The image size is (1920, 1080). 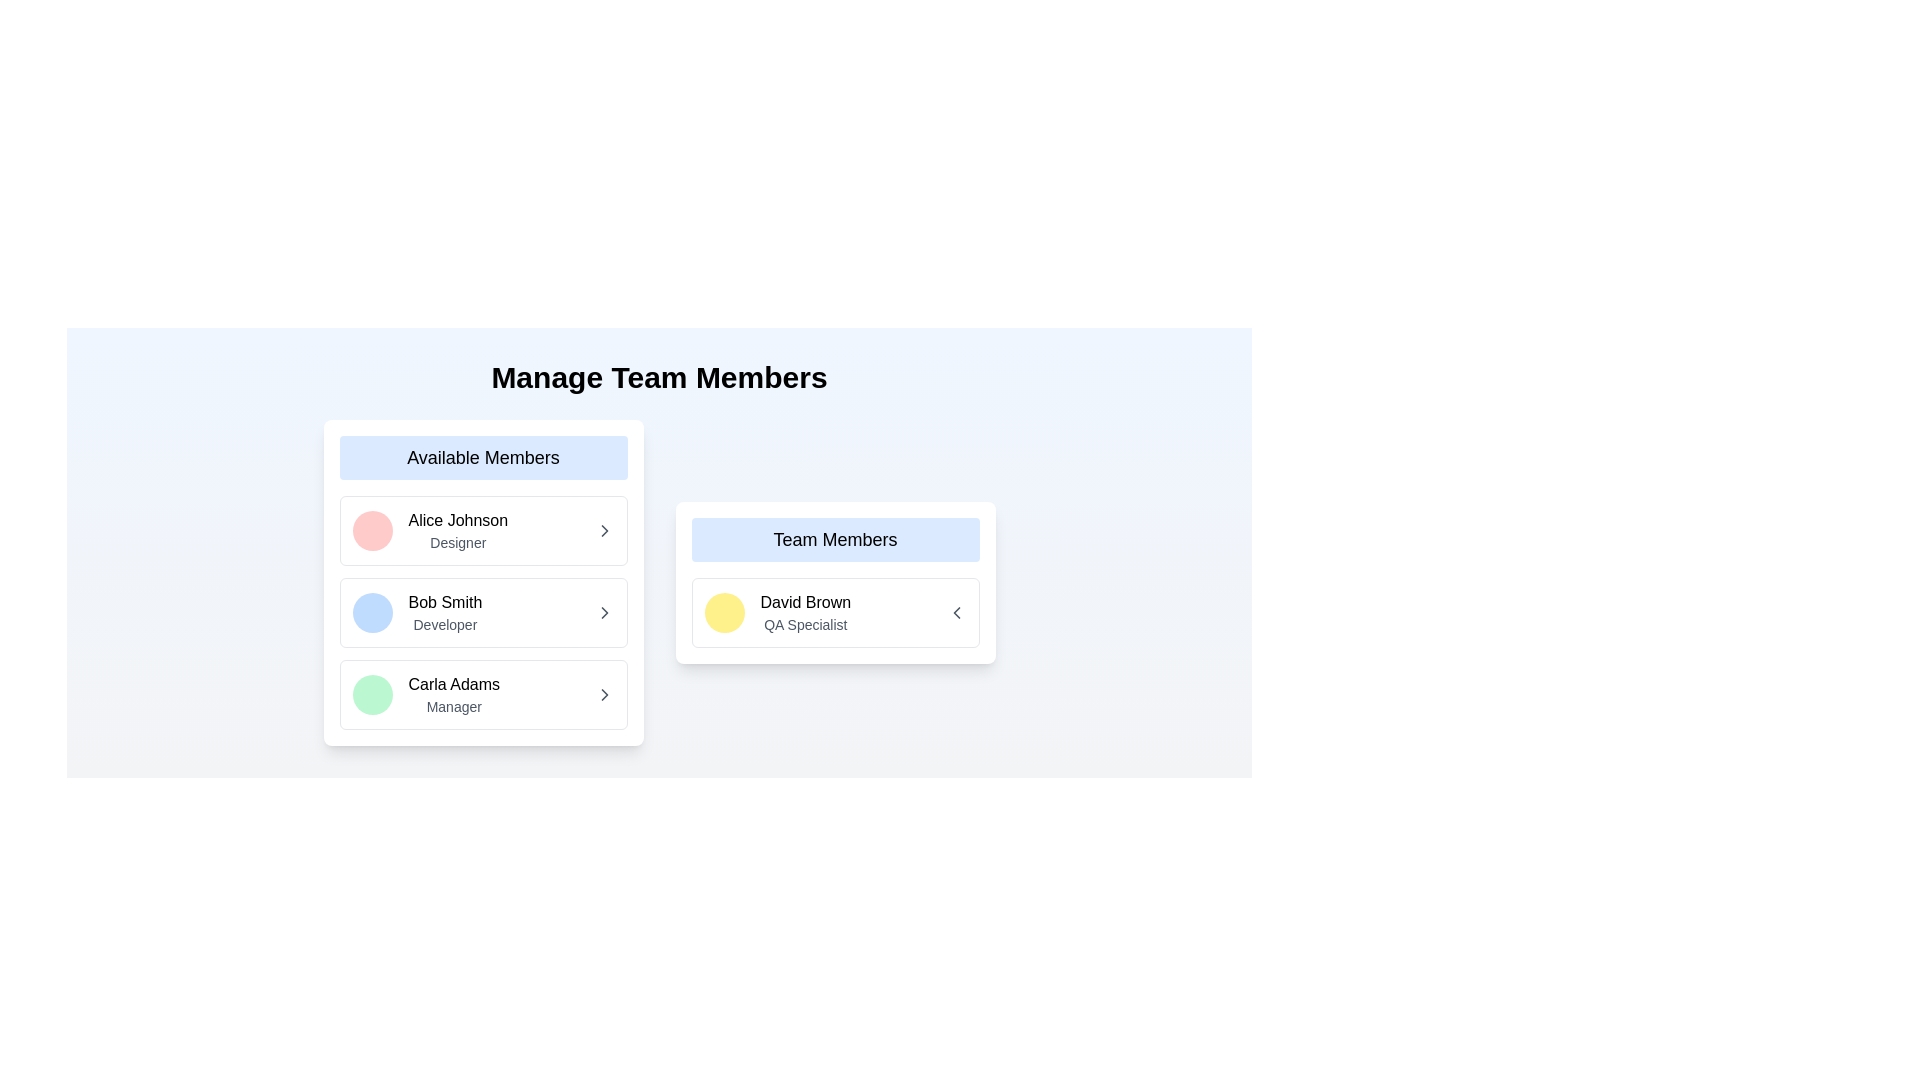 What do you see at coordinates (425, 693) in the screenshot?
I see `the Profile entry box for 'Carla Adams Manager' to bring up a context menu` at bounding box center [425, 693].